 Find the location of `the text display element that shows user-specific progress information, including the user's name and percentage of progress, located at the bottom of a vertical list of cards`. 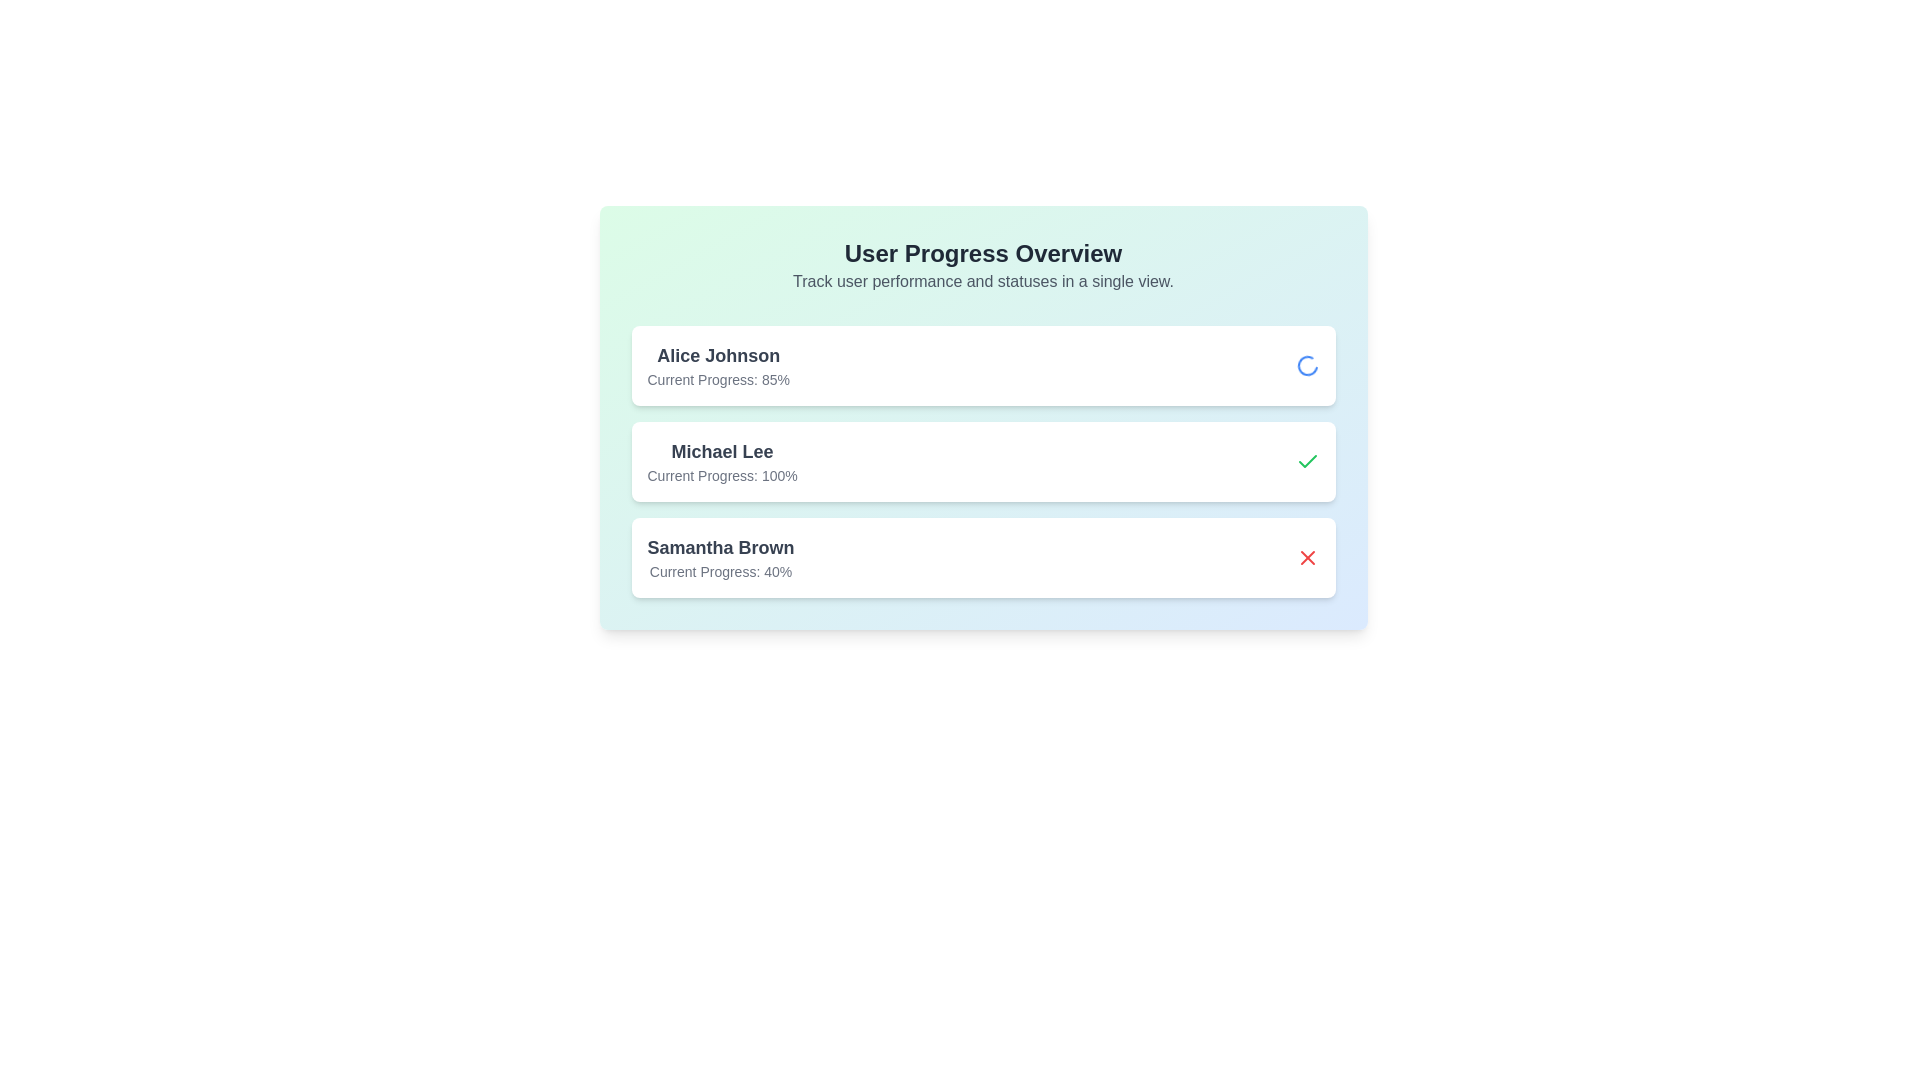

the text display element that shows user-specific progress information, including the user's name and percentage of progress, located at the bottom of a vertical list of cards is located at coordinates (720, 558).